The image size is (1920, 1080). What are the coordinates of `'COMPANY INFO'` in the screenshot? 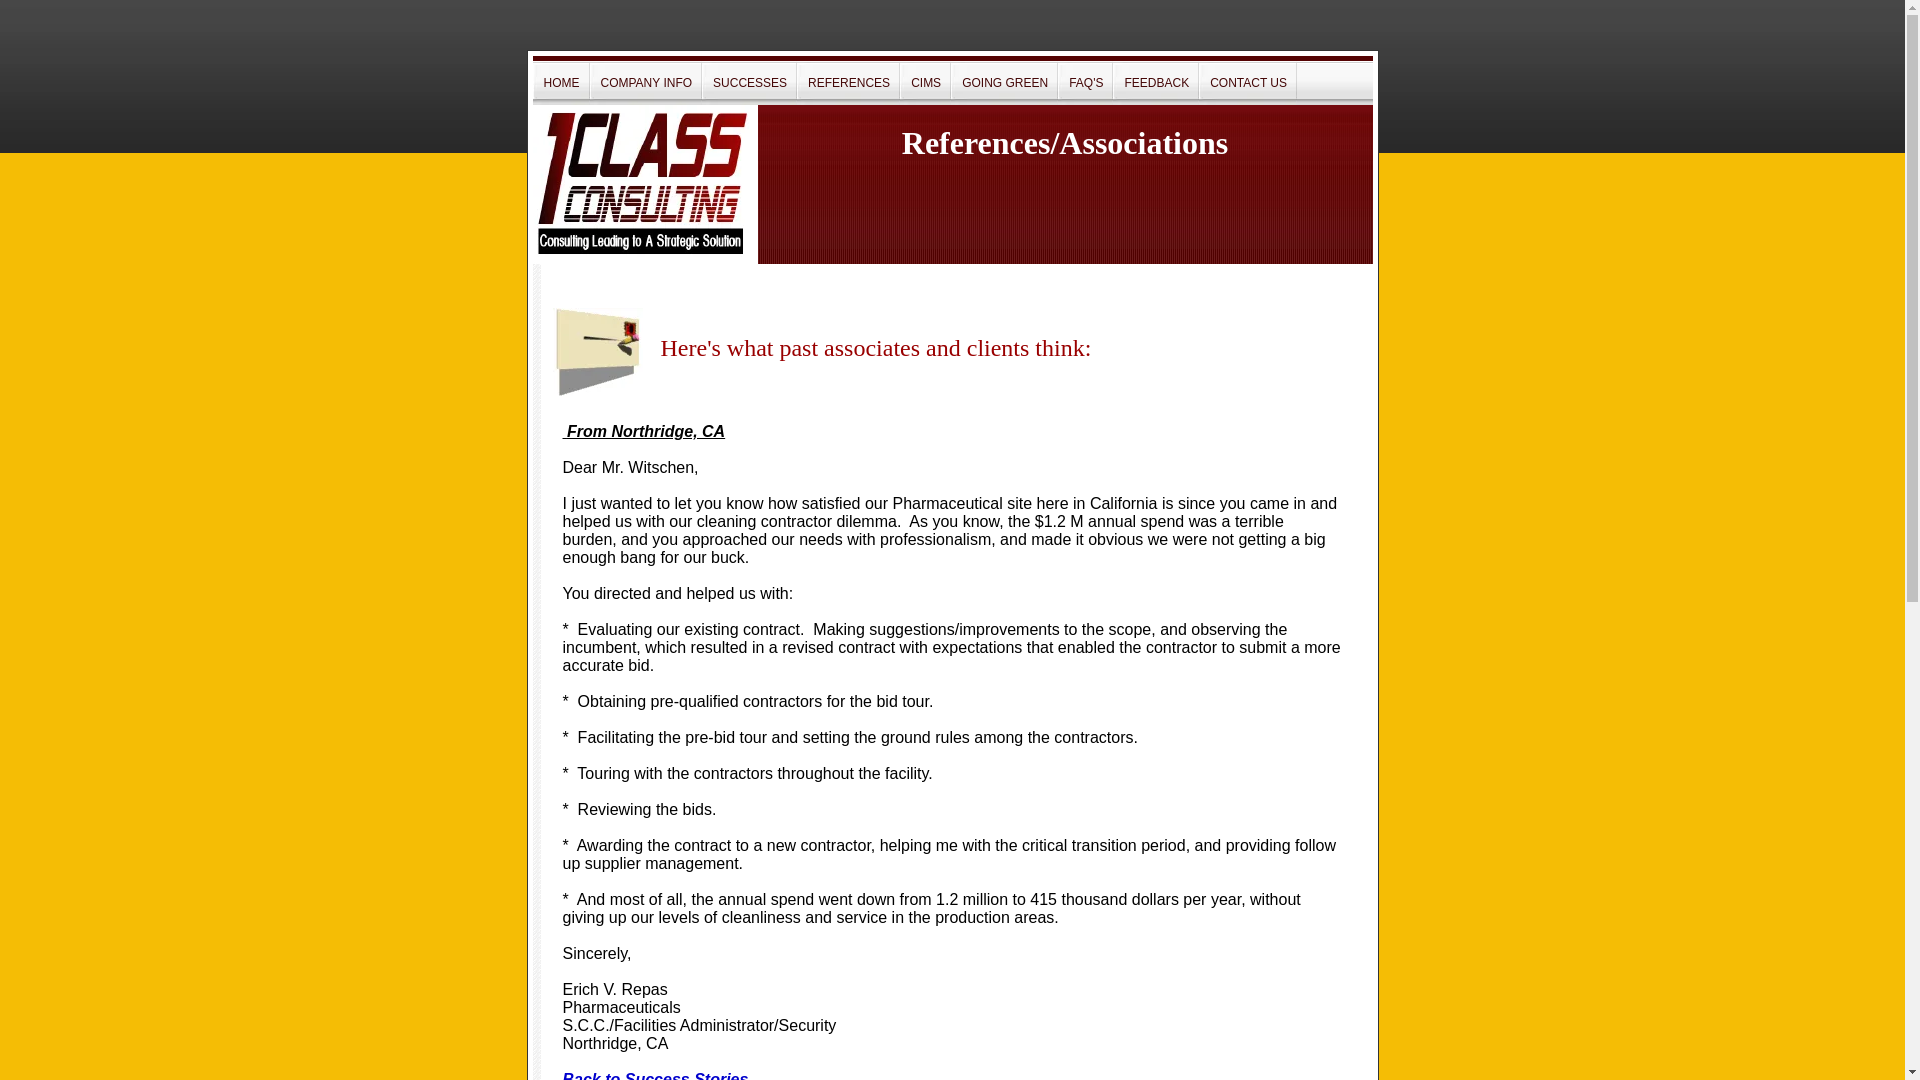 It's located at (646, 82).